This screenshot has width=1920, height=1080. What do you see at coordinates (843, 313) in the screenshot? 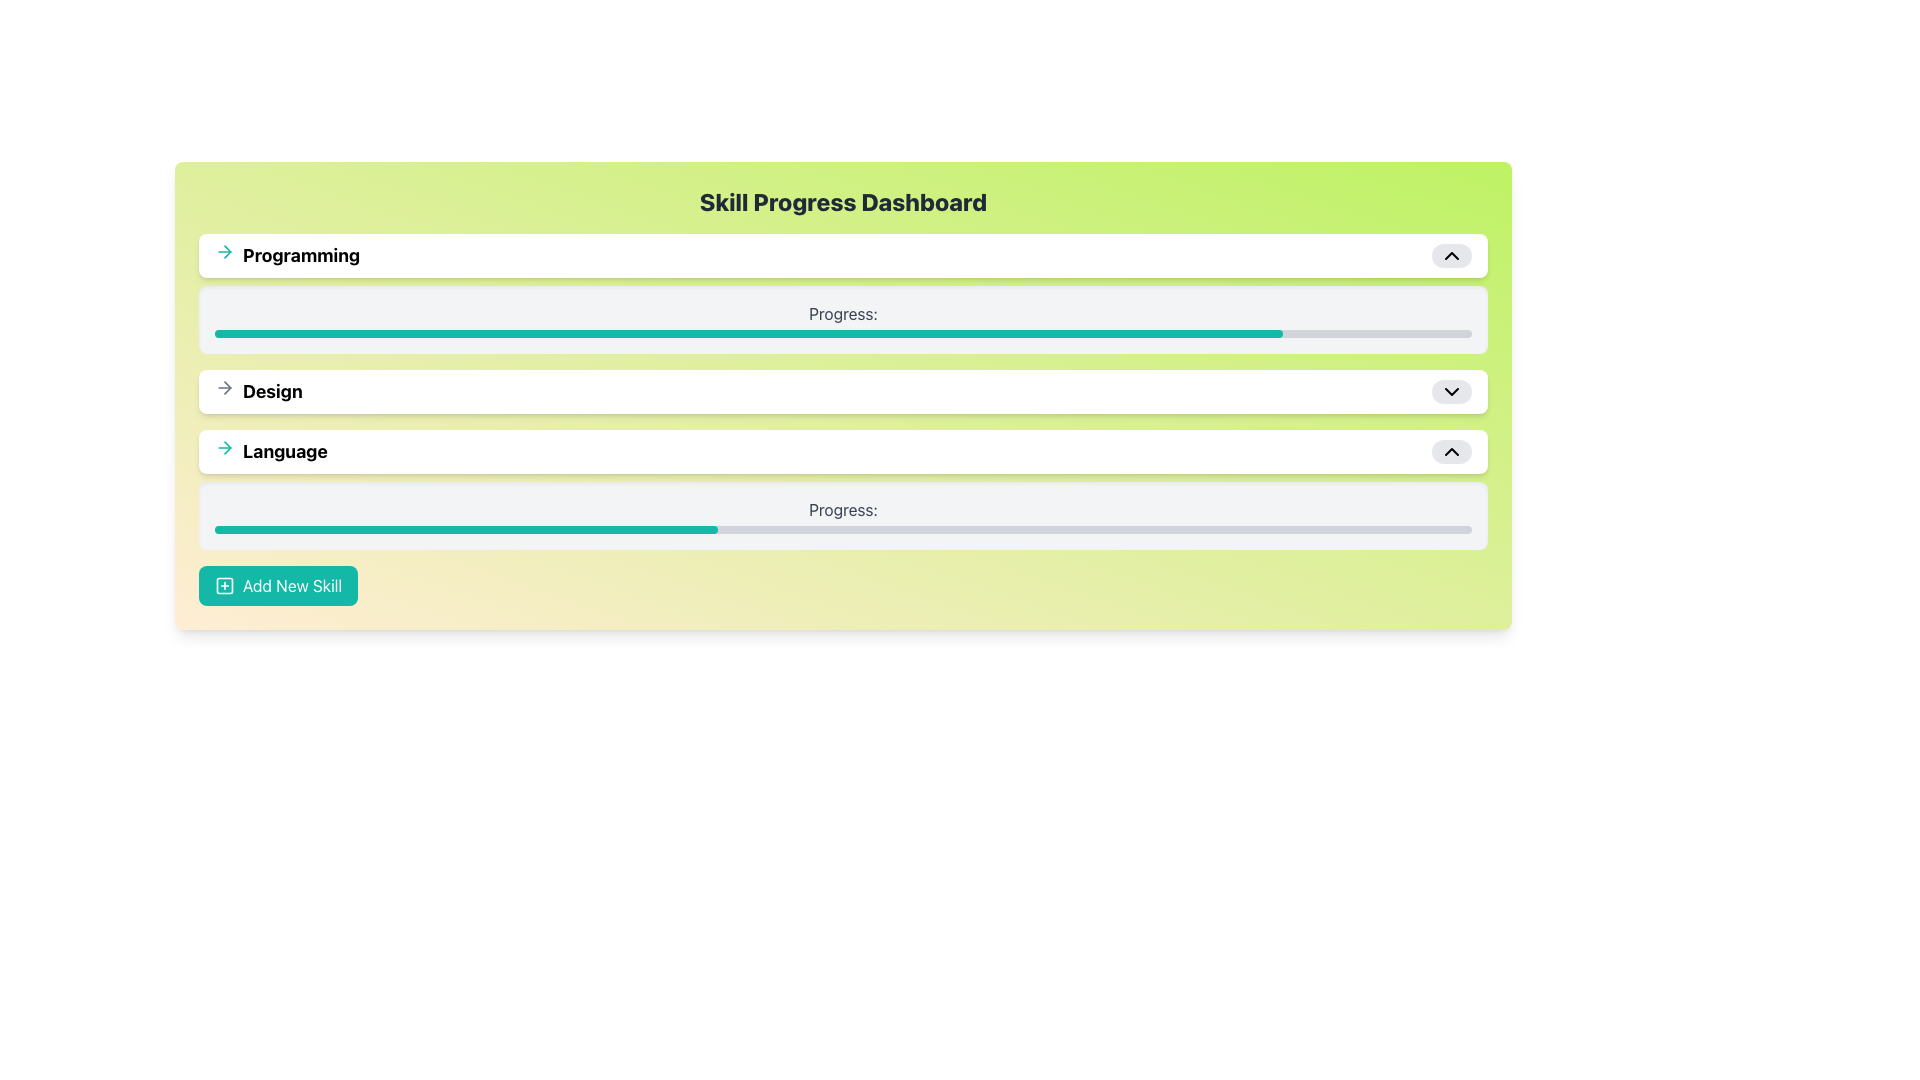
I see `the text label that reads 'Progress:' in medium gray color, located above the progress bar in the 'Programming' skill section` at bounding box center [843, 313].